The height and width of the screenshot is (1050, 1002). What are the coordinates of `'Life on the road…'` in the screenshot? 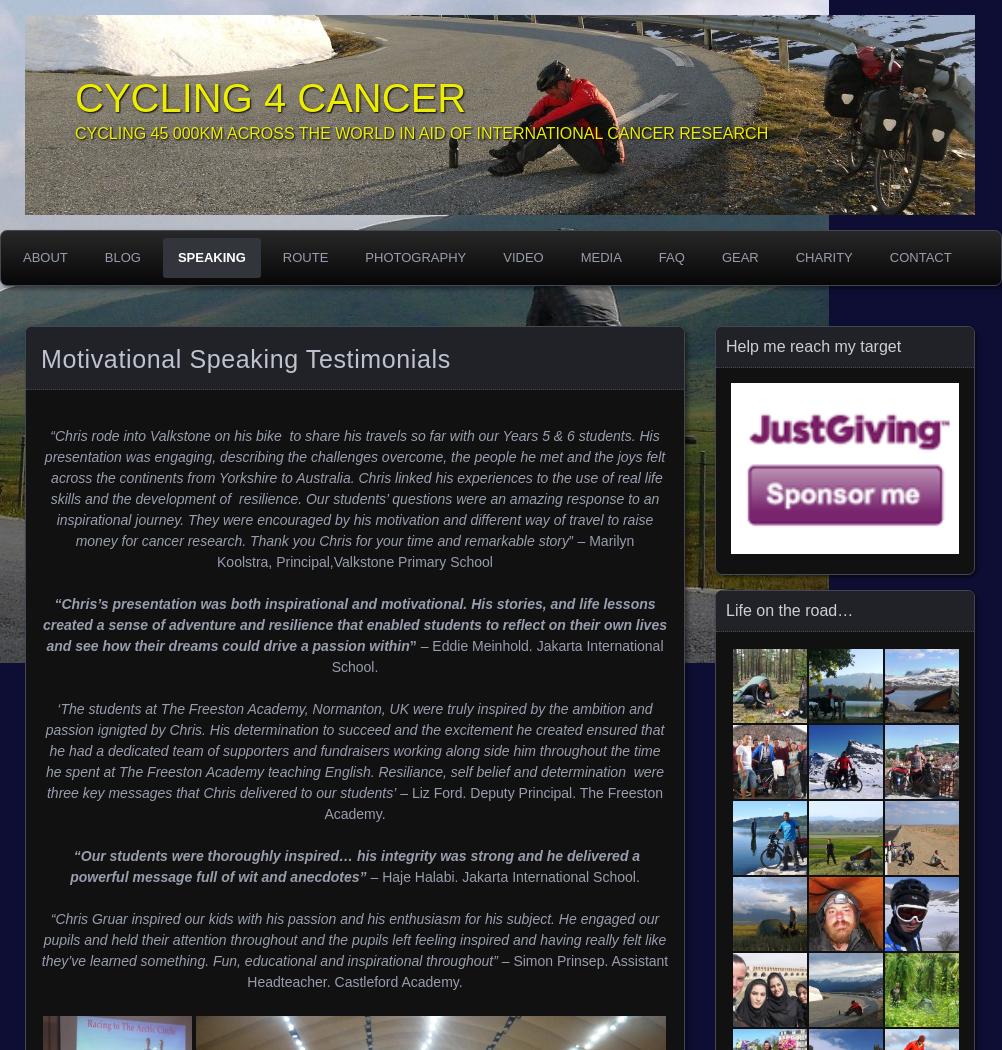 It's located at (788, 610).